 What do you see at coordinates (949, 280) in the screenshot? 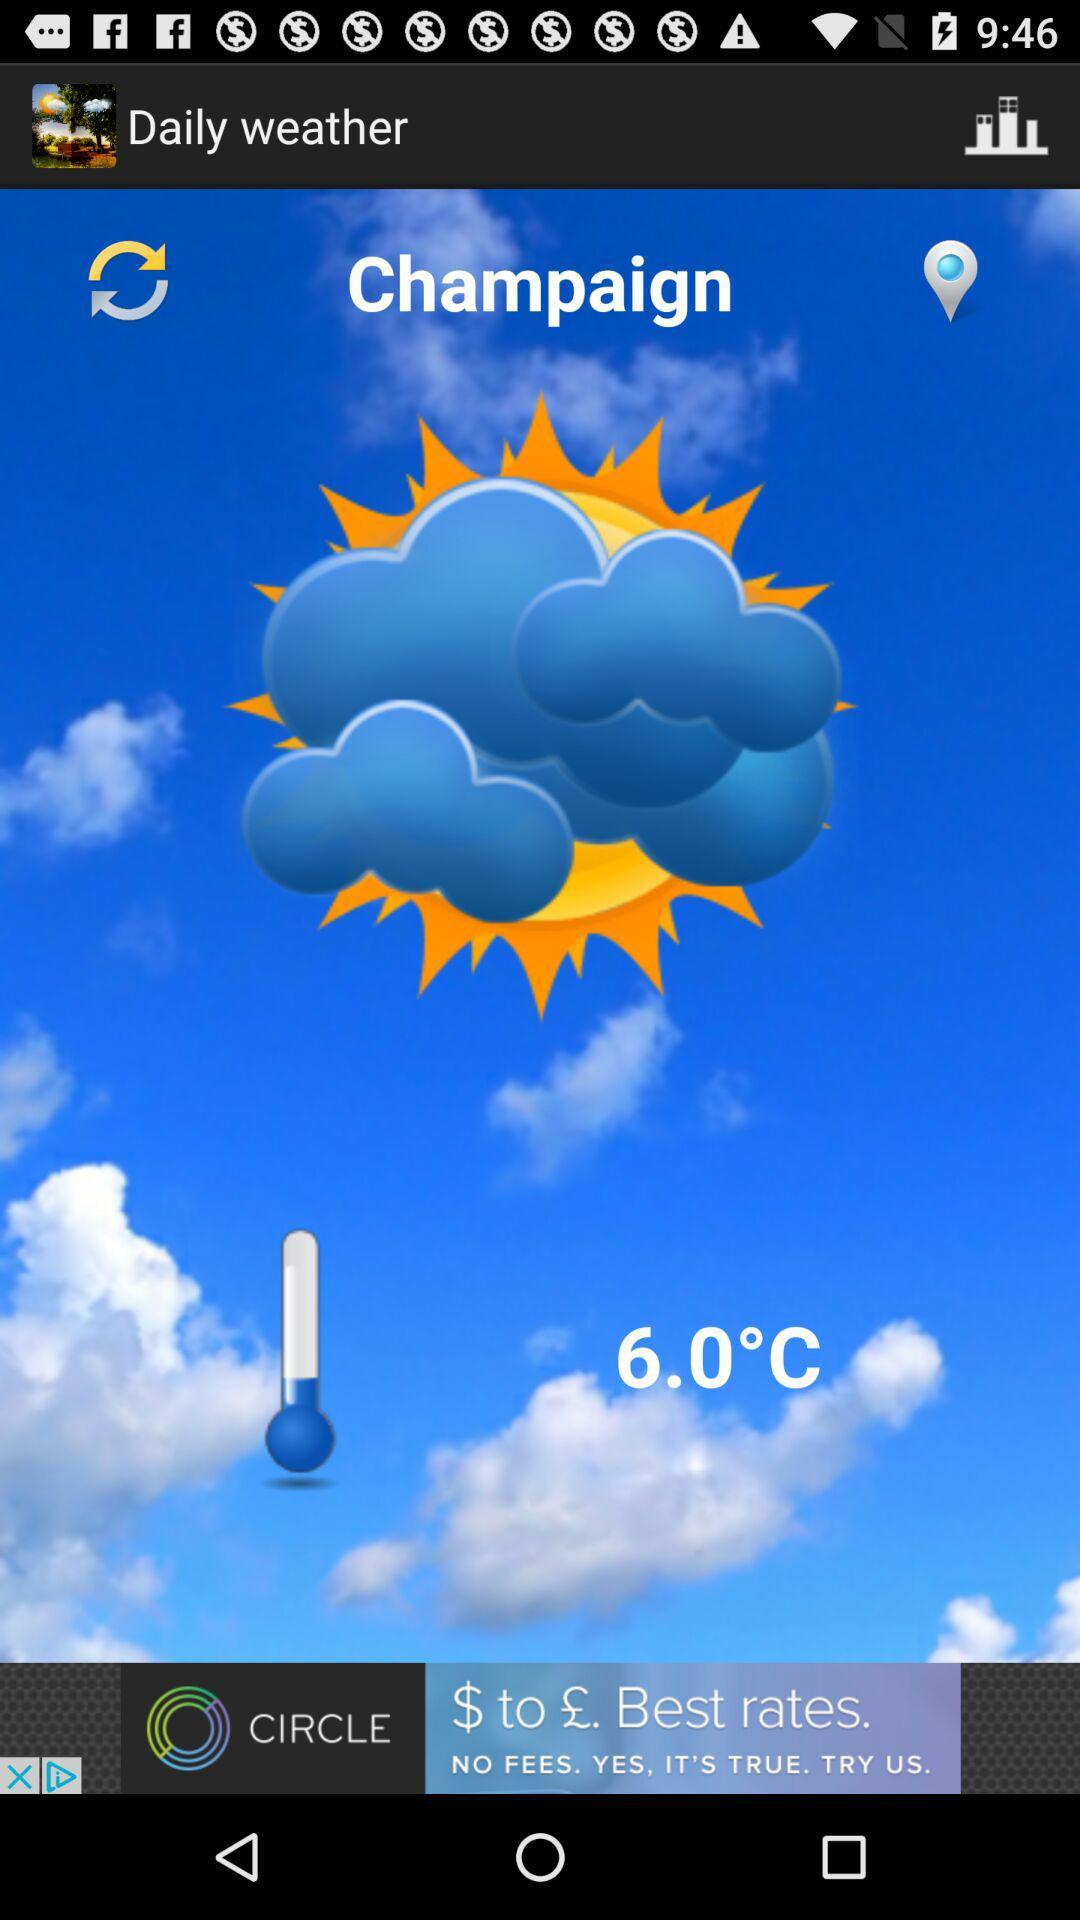
I see `compass point` at bounding box center [949, 280].